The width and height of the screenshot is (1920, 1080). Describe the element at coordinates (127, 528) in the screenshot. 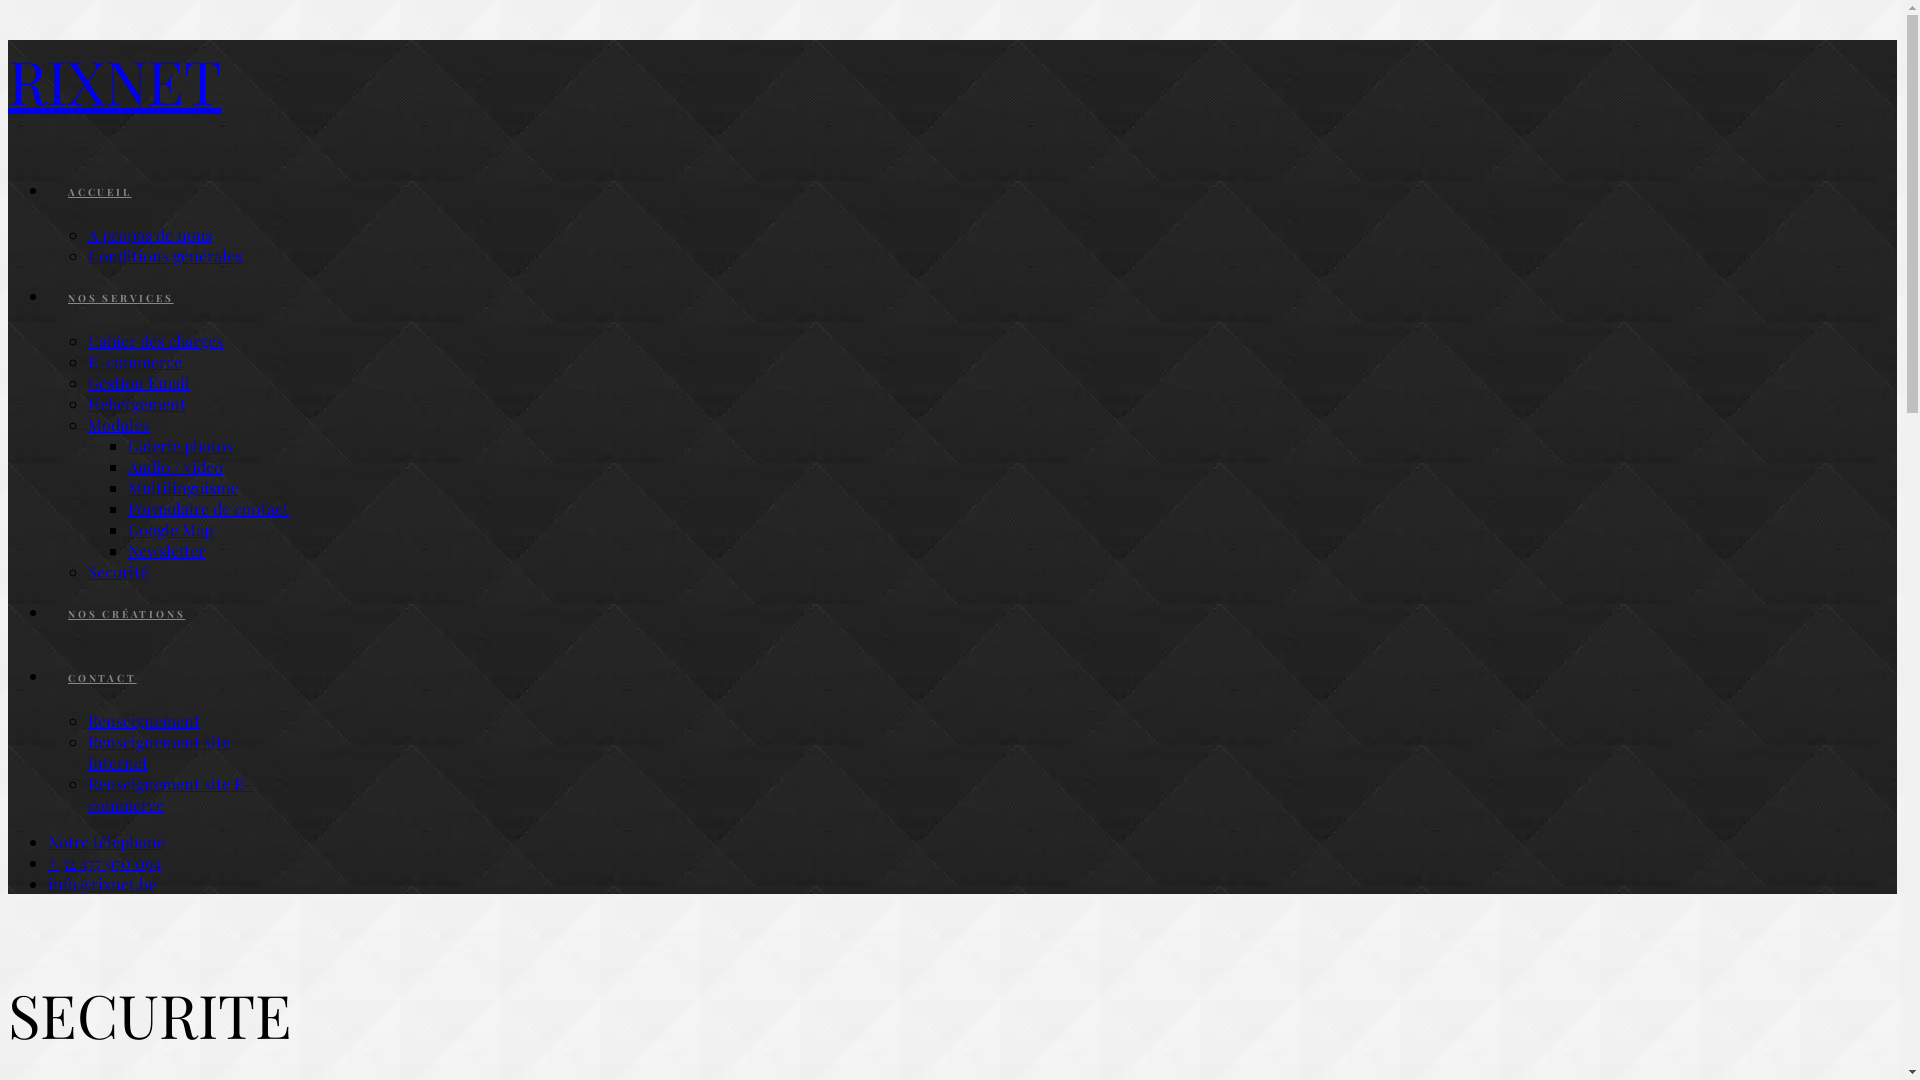

I see `'Google Map'` at that location.